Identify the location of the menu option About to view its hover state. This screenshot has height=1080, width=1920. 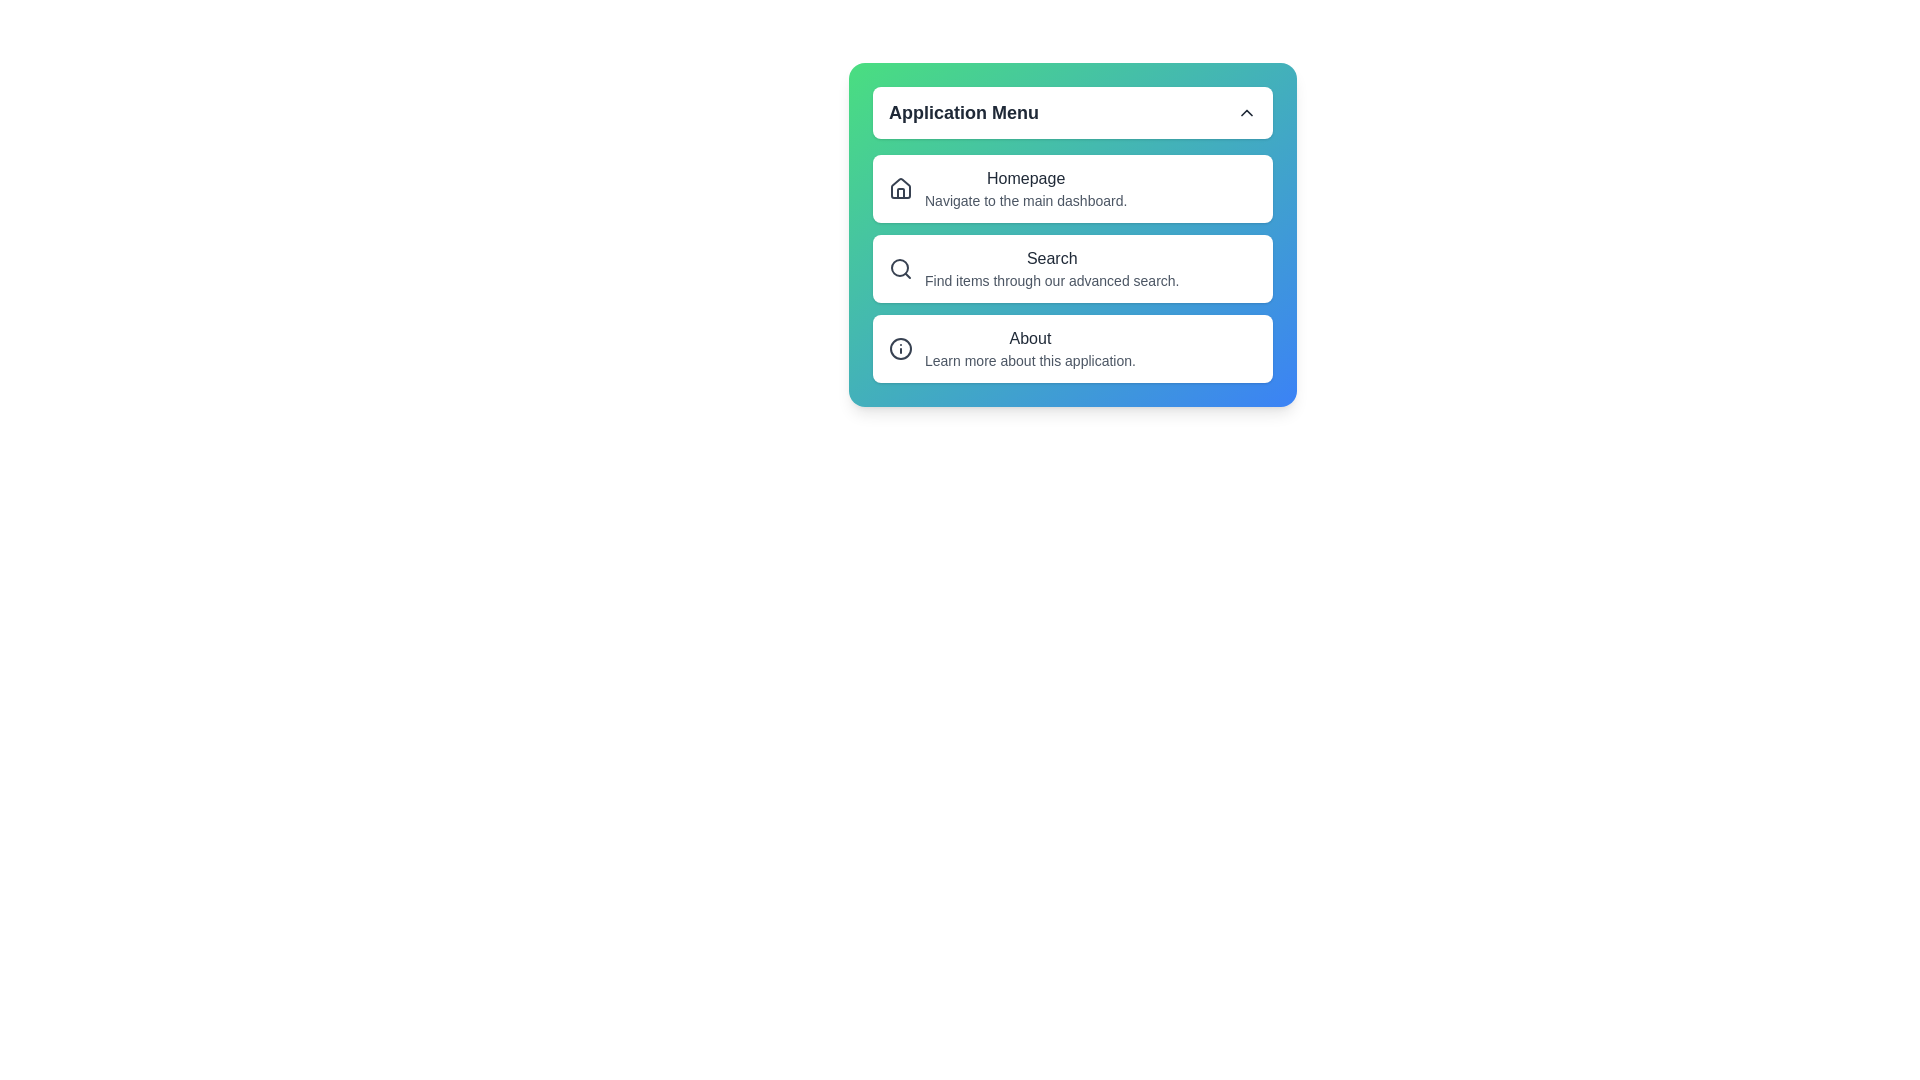
(1072, 347).